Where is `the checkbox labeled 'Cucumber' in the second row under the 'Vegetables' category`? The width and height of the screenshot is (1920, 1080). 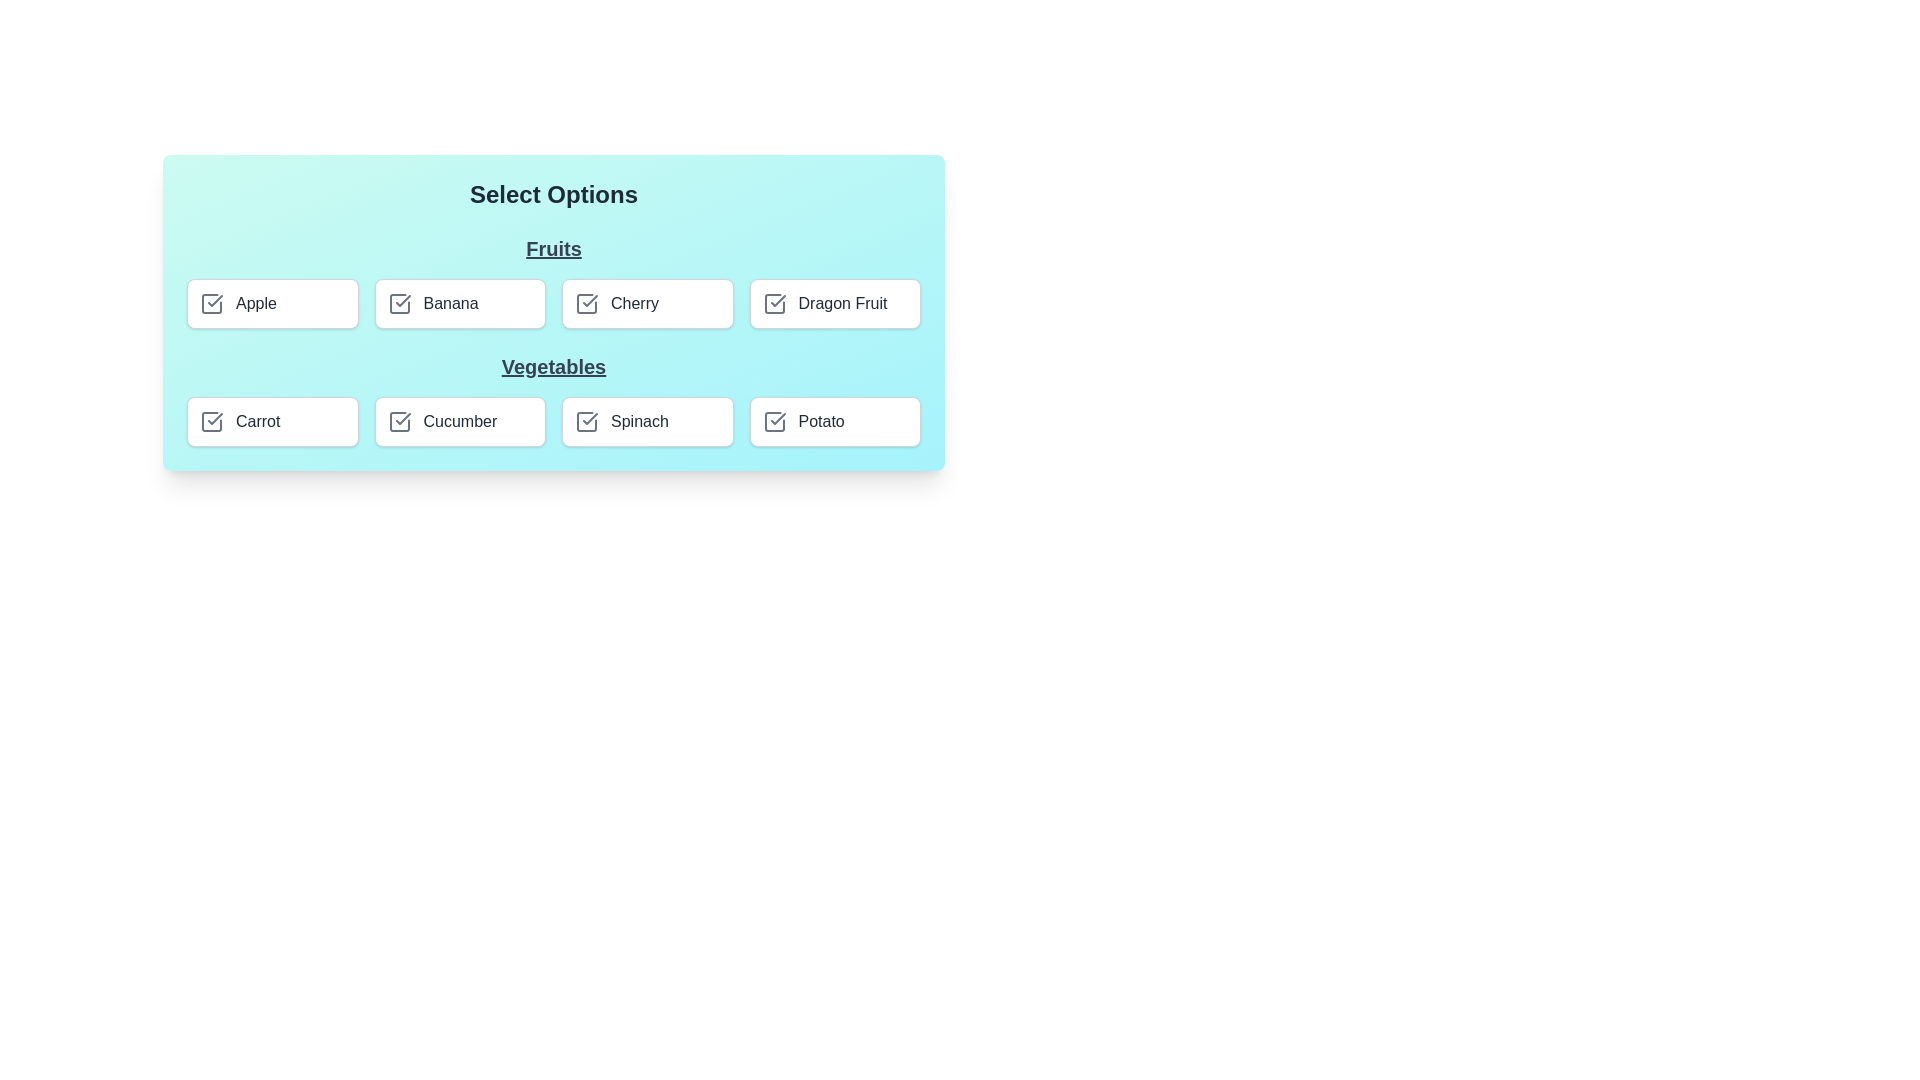
the checkbox labeled 'Cucumber' in the second row under the 'Vegetables' category is located at coordinates (399, 420).